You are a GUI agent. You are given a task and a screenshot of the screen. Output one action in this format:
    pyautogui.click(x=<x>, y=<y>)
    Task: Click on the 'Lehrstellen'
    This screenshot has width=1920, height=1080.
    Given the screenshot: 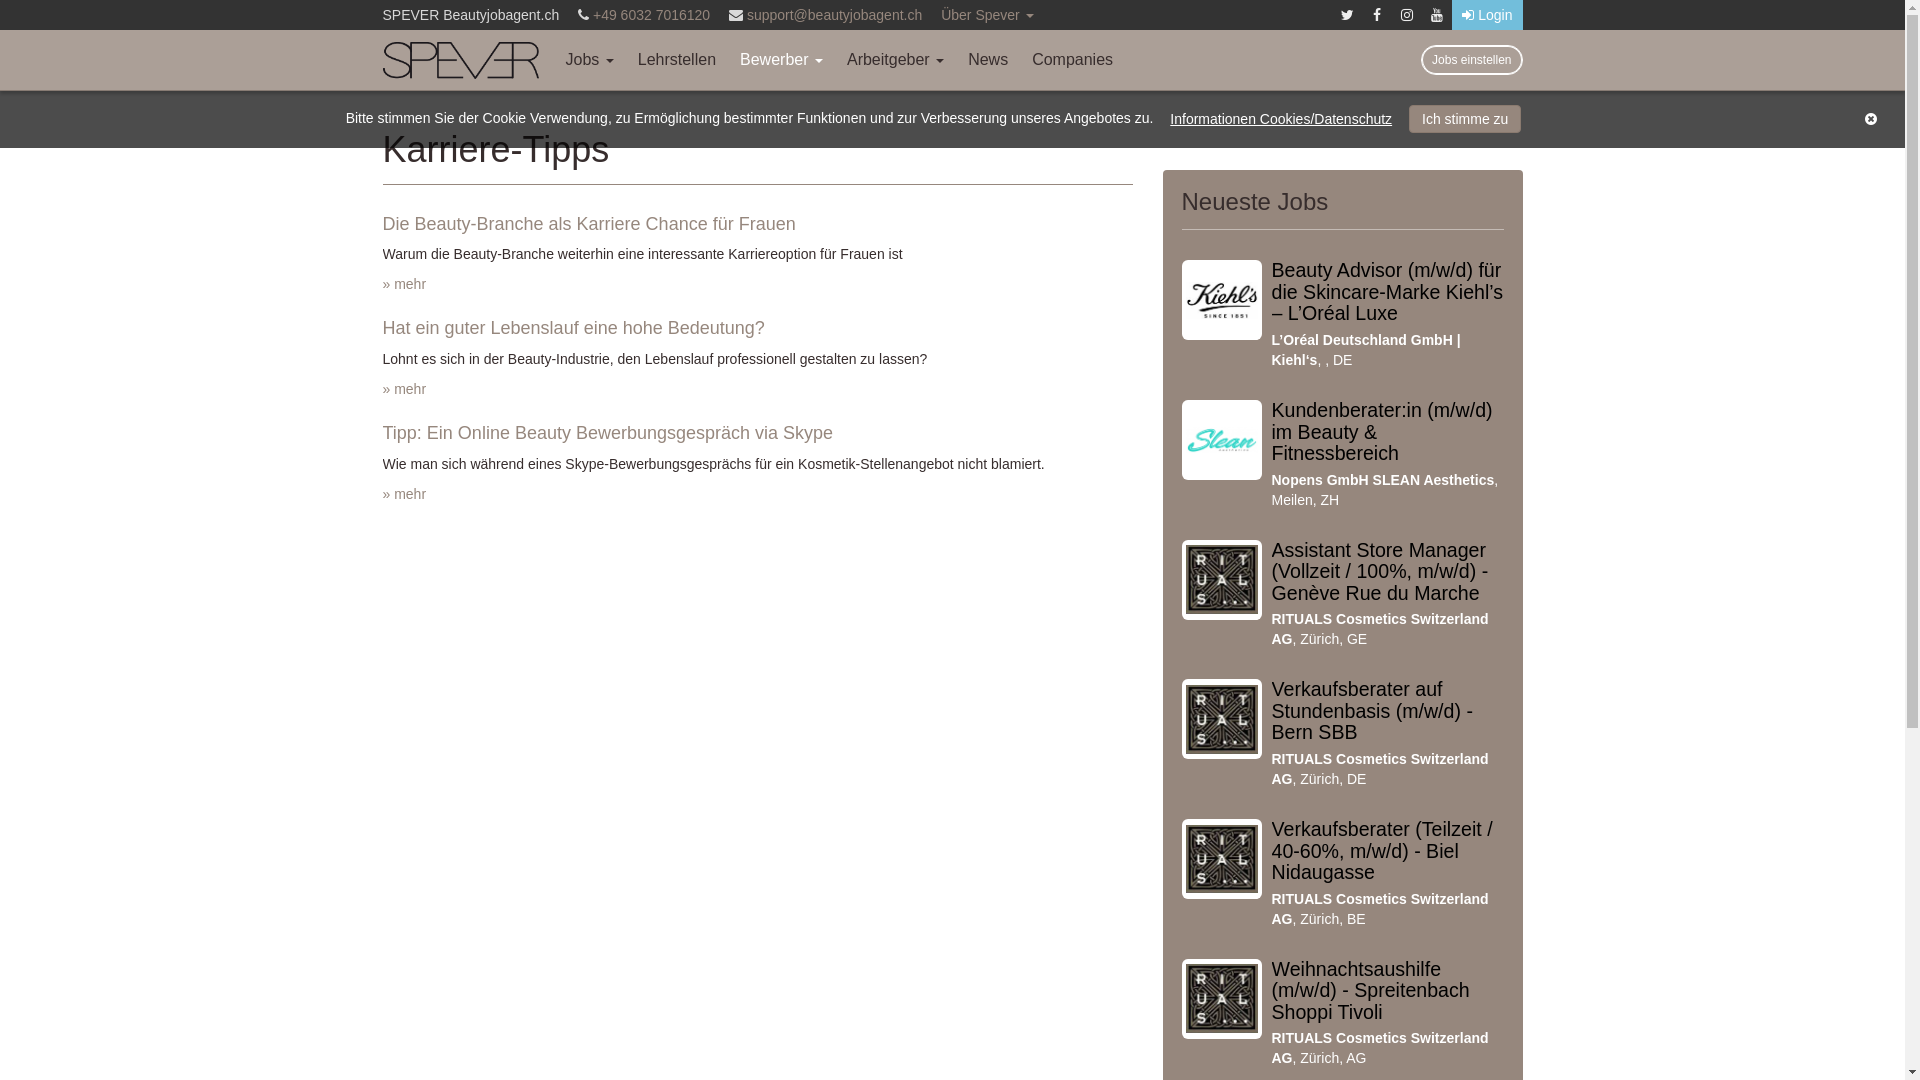 What is the action you would take?
    pyautogui.click(x=676, y=59)
    